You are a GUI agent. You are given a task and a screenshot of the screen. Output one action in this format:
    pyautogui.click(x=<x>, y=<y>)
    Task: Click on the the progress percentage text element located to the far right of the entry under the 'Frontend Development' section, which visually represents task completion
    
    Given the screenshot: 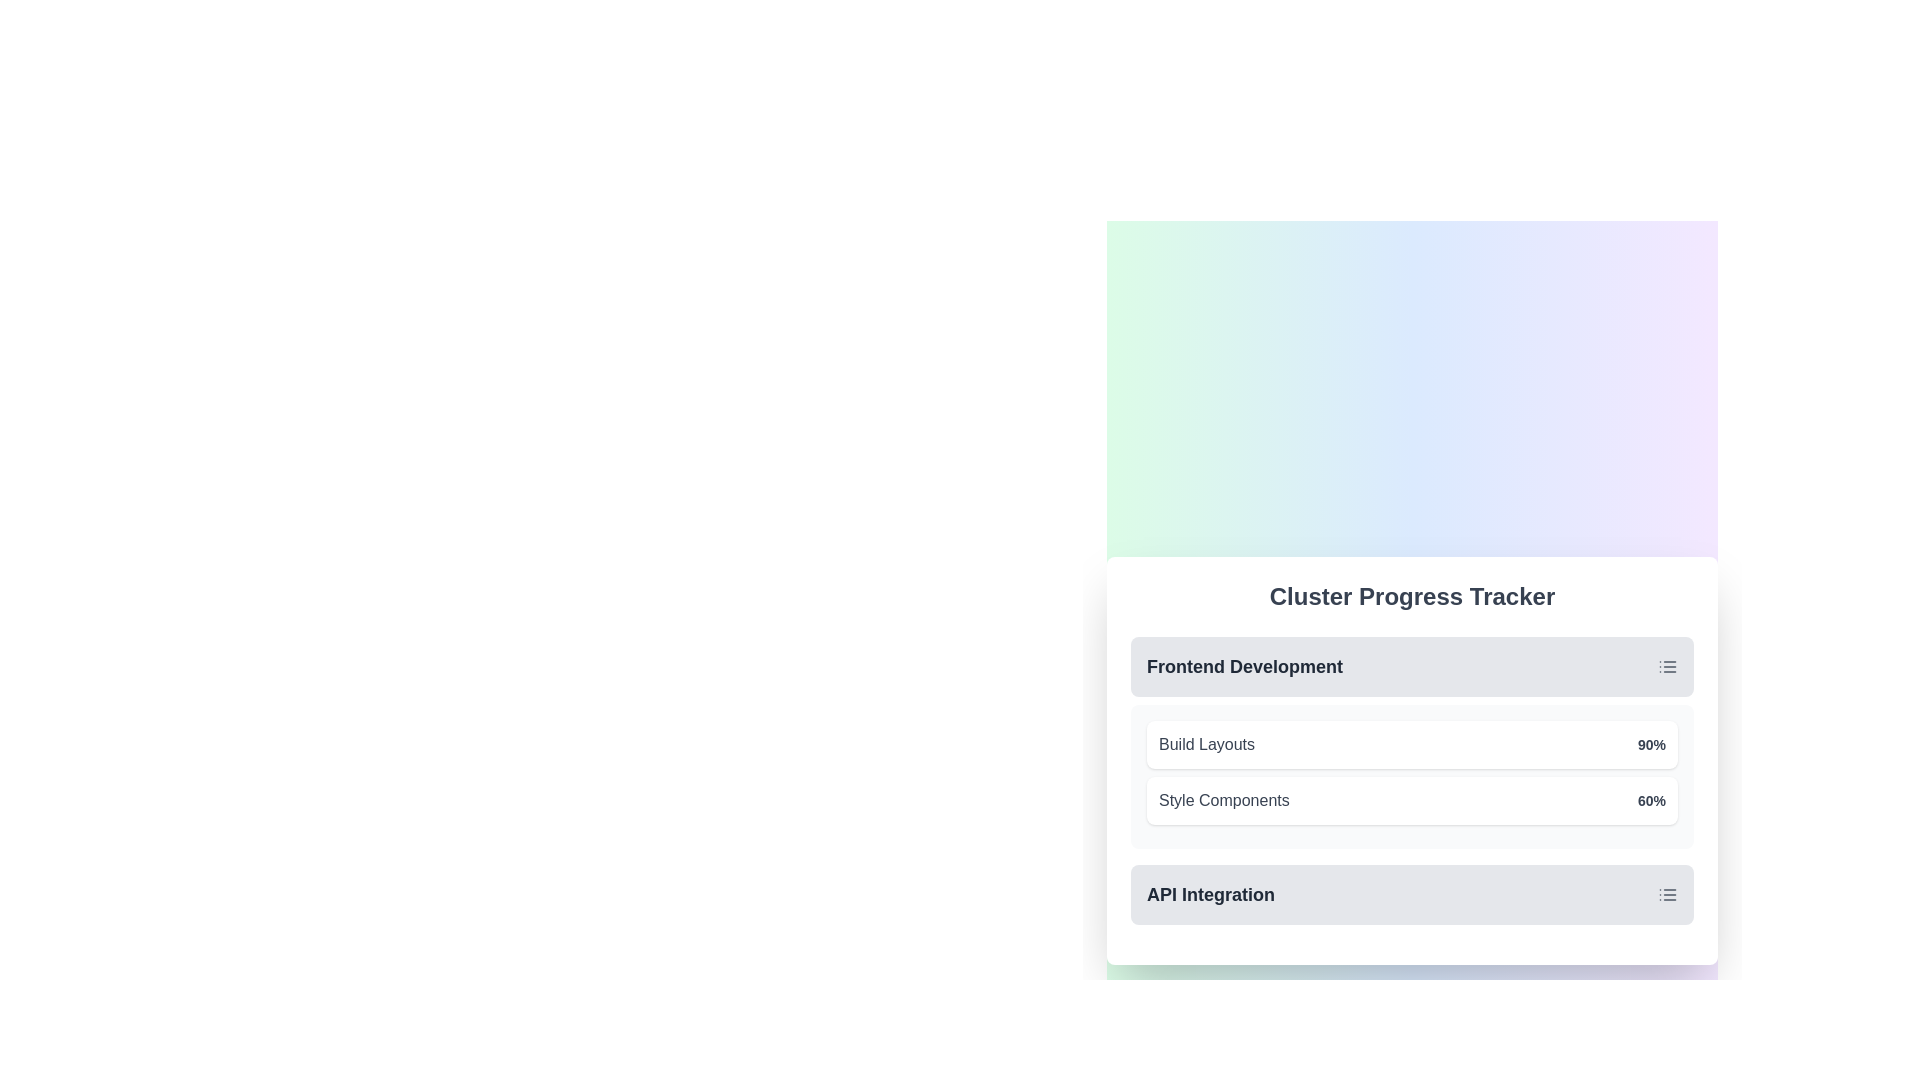 What is the action you would take?
    pyautogui.click(x=1651, y=744)
    